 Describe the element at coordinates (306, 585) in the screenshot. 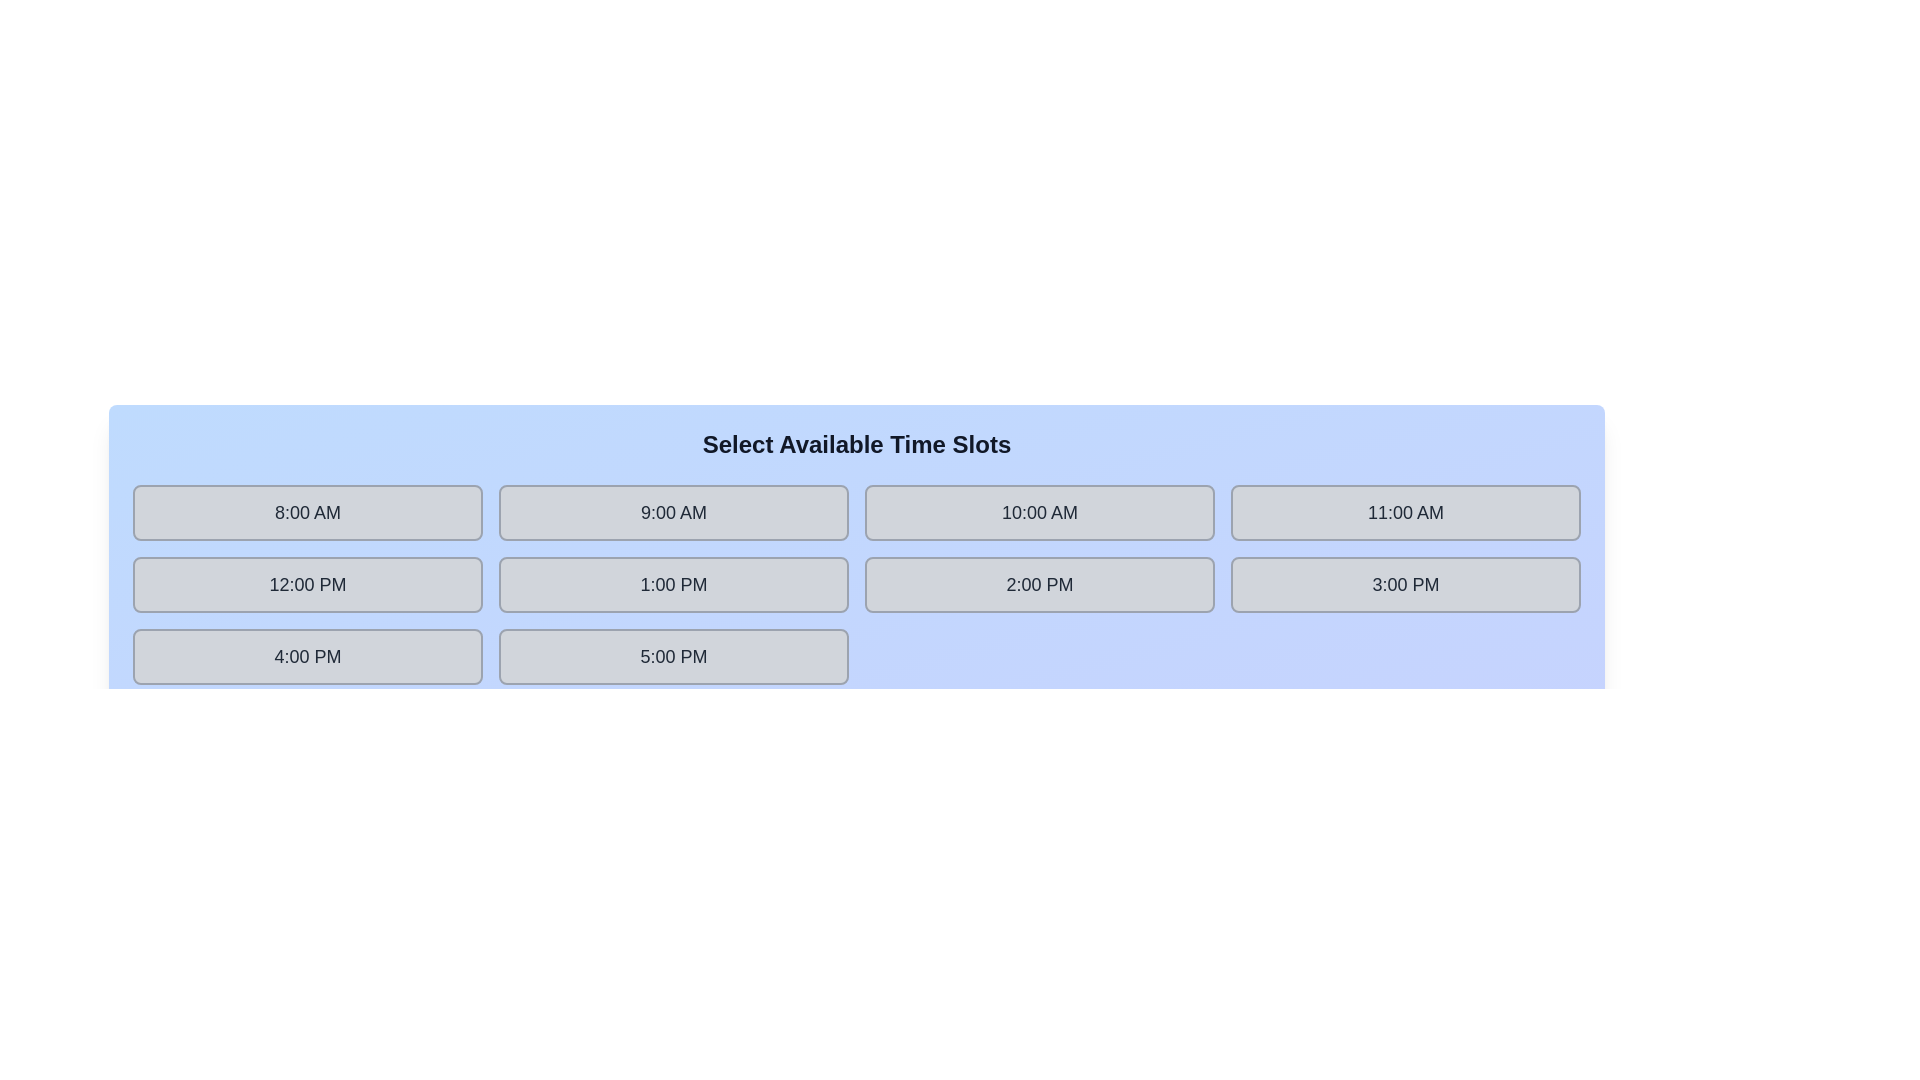

I see `the time slot labeled 12:00 PM` at that location.